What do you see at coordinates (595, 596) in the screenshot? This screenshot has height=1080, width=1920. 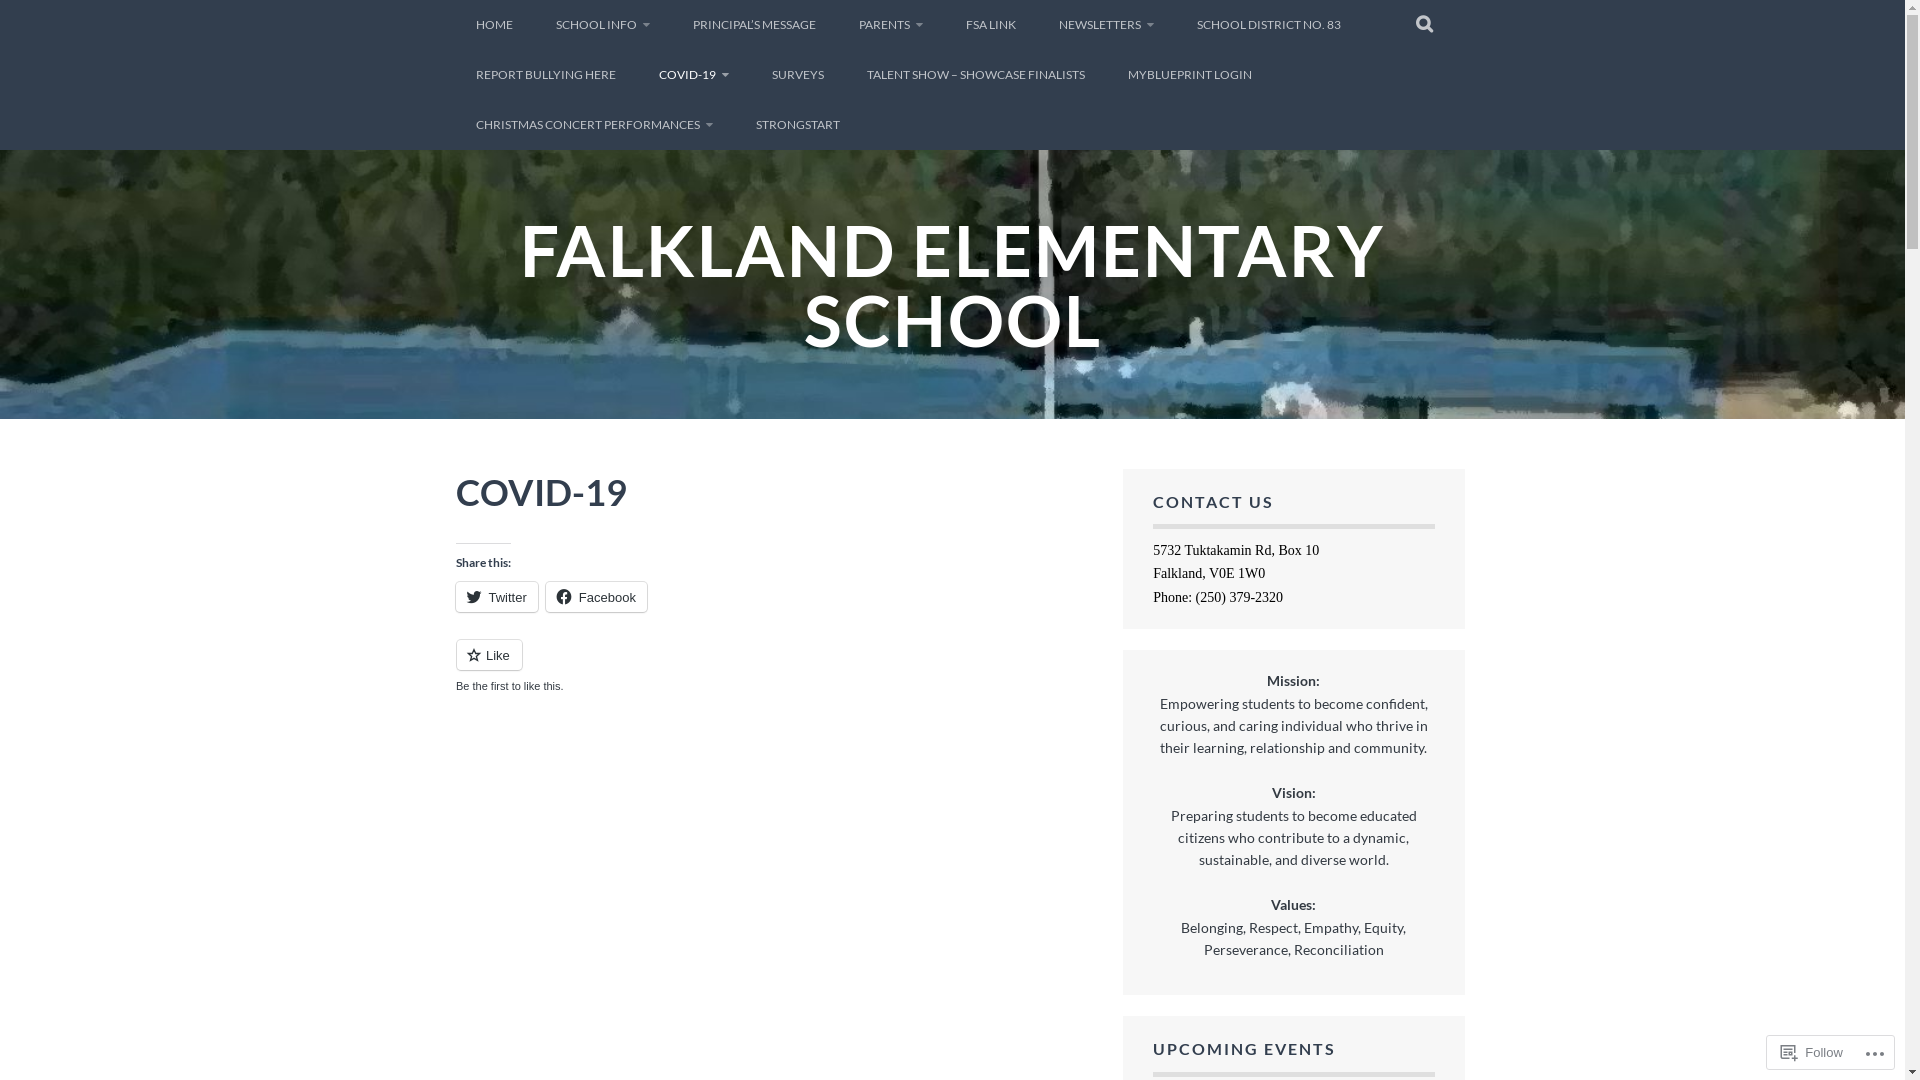 I see `'Facebook'` at bounding box center [595, 596].